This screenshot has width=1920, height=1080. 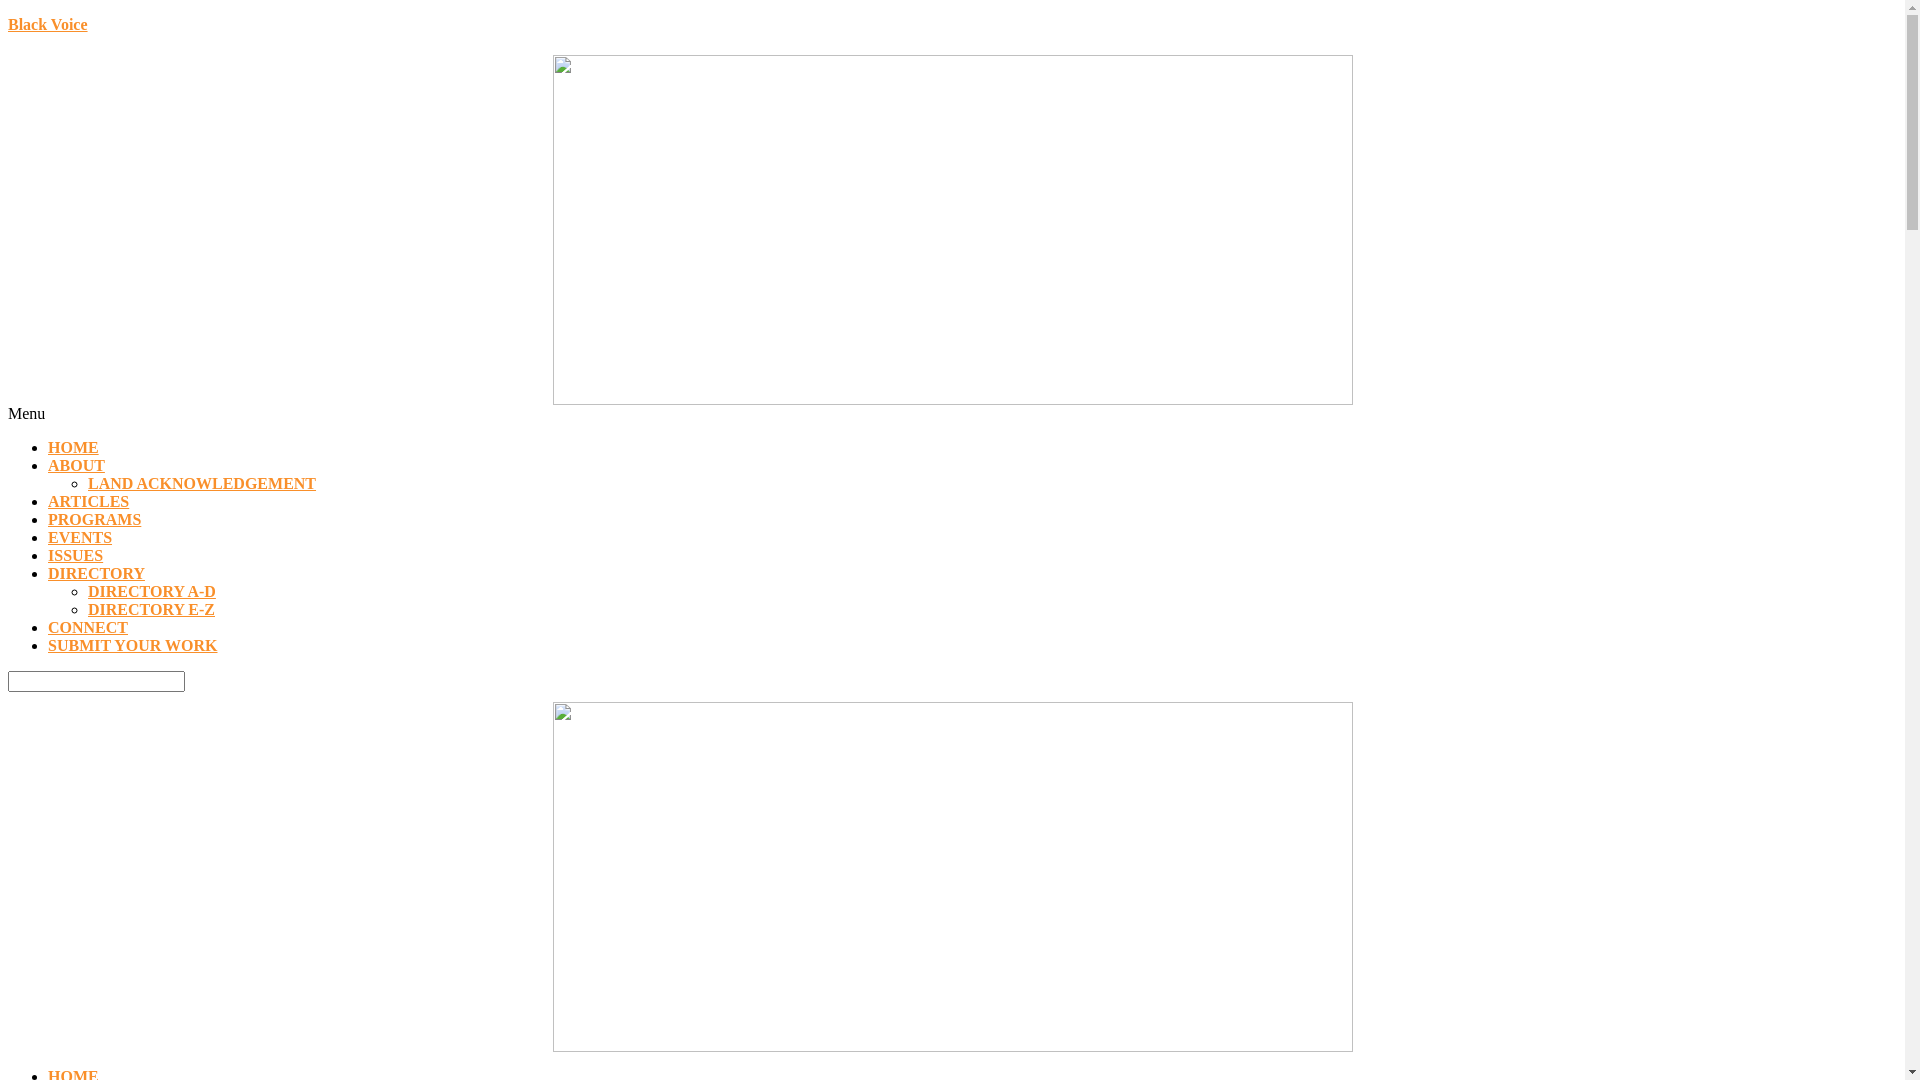 What do you see at coordinates (48, 446) in the screenshot?
I see `'HOME'` at bounding box center [48, 446].